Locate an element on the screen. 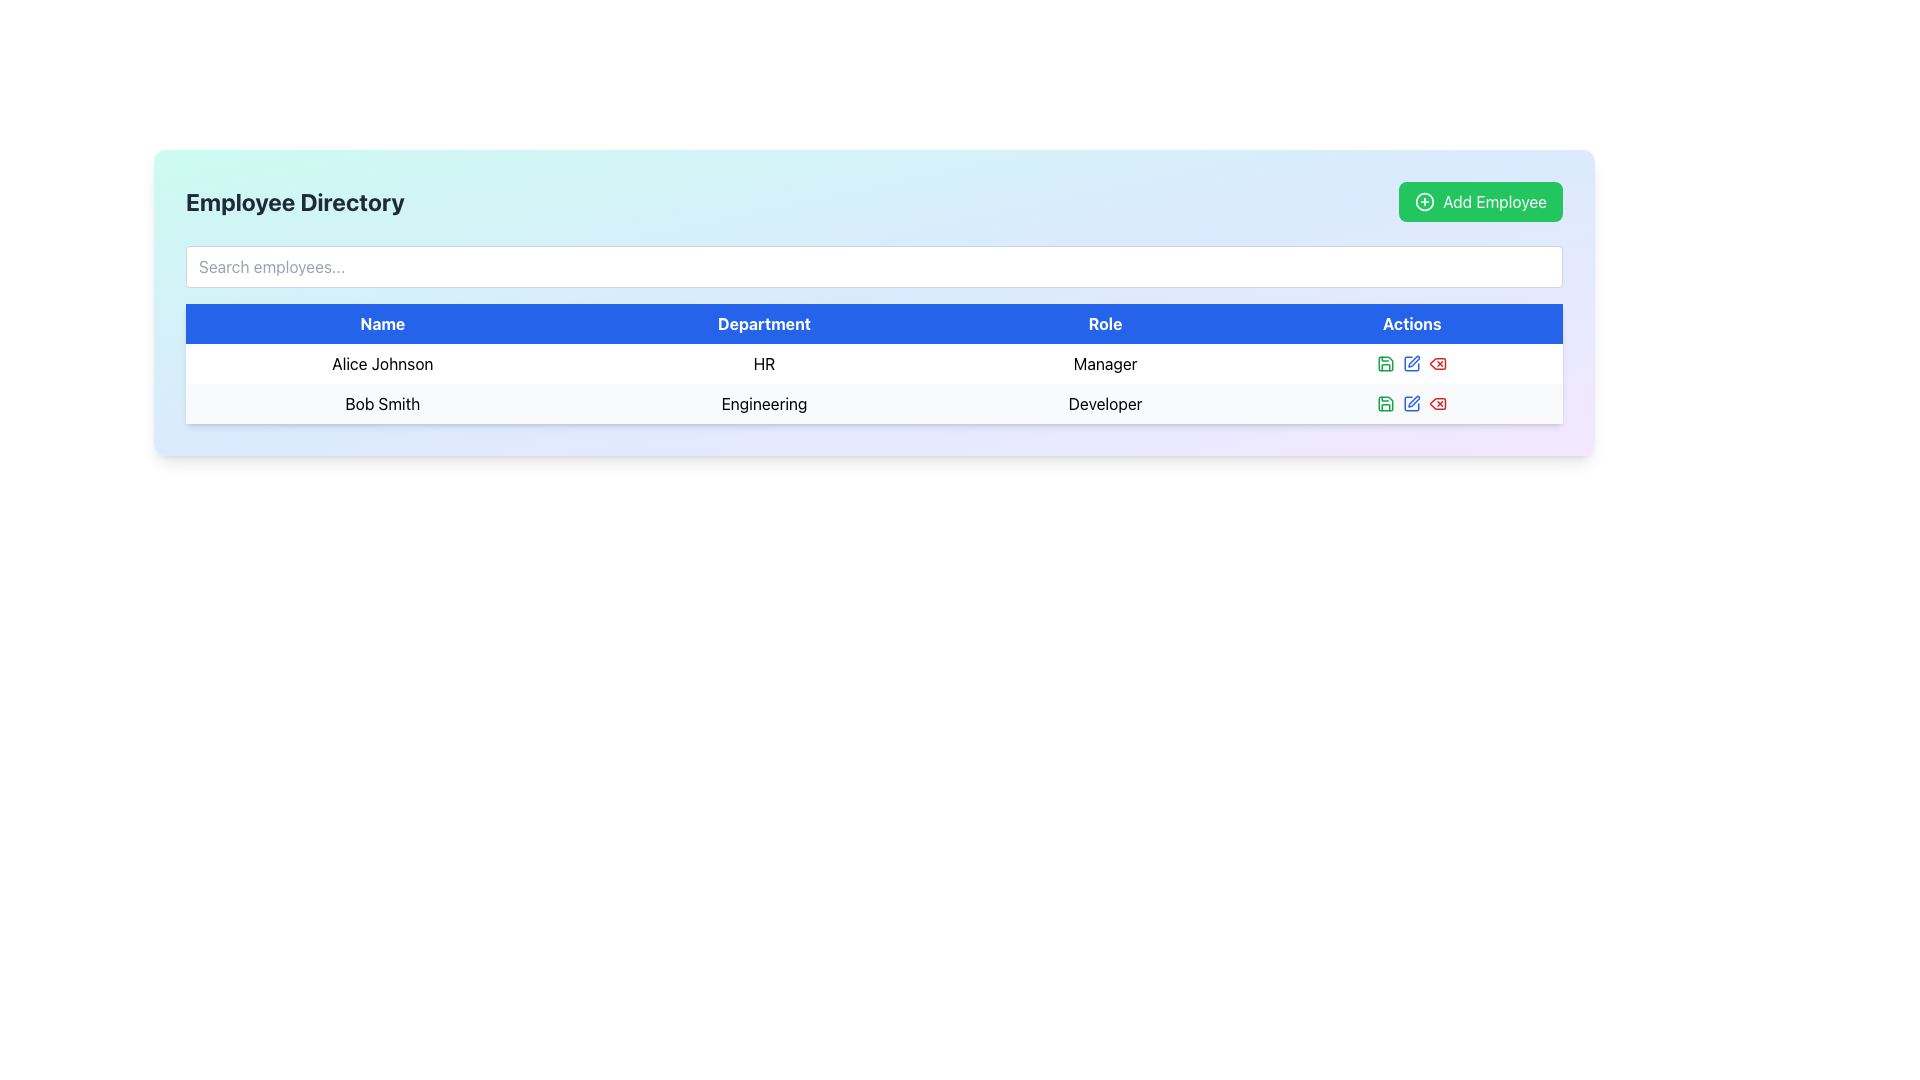 This screenshot has height=1080, width=1920. the 'Add Employee' button, which is a green rectangular button with white text and a plus sign icon, located in the top bar of the 'Employee Directory' is located at coordinates (1481, 201).